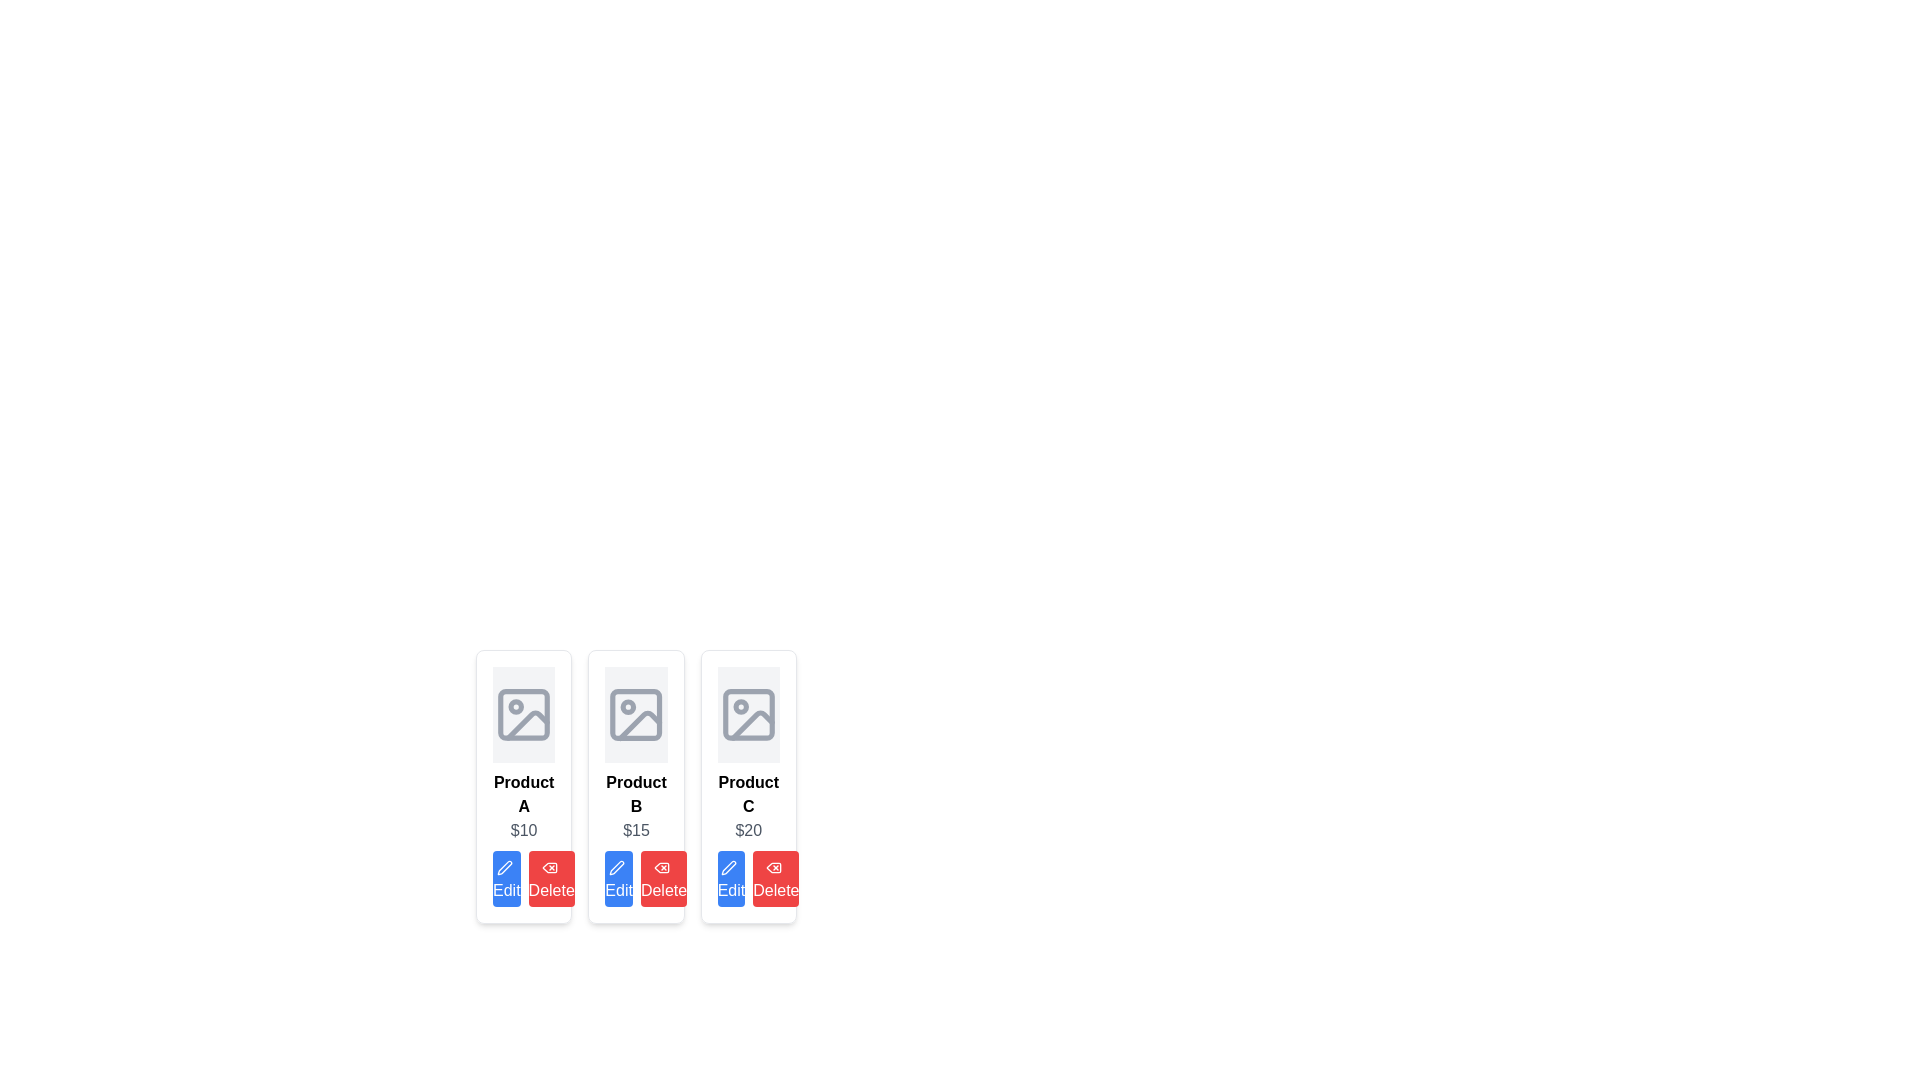 The width and height of the screenshot is (1920, 1080). I want to click on the pen icon embedded within the 'Edit' button for 'Product B', which is styled in blue and located at the bottom of the product card, so click(616, 866).